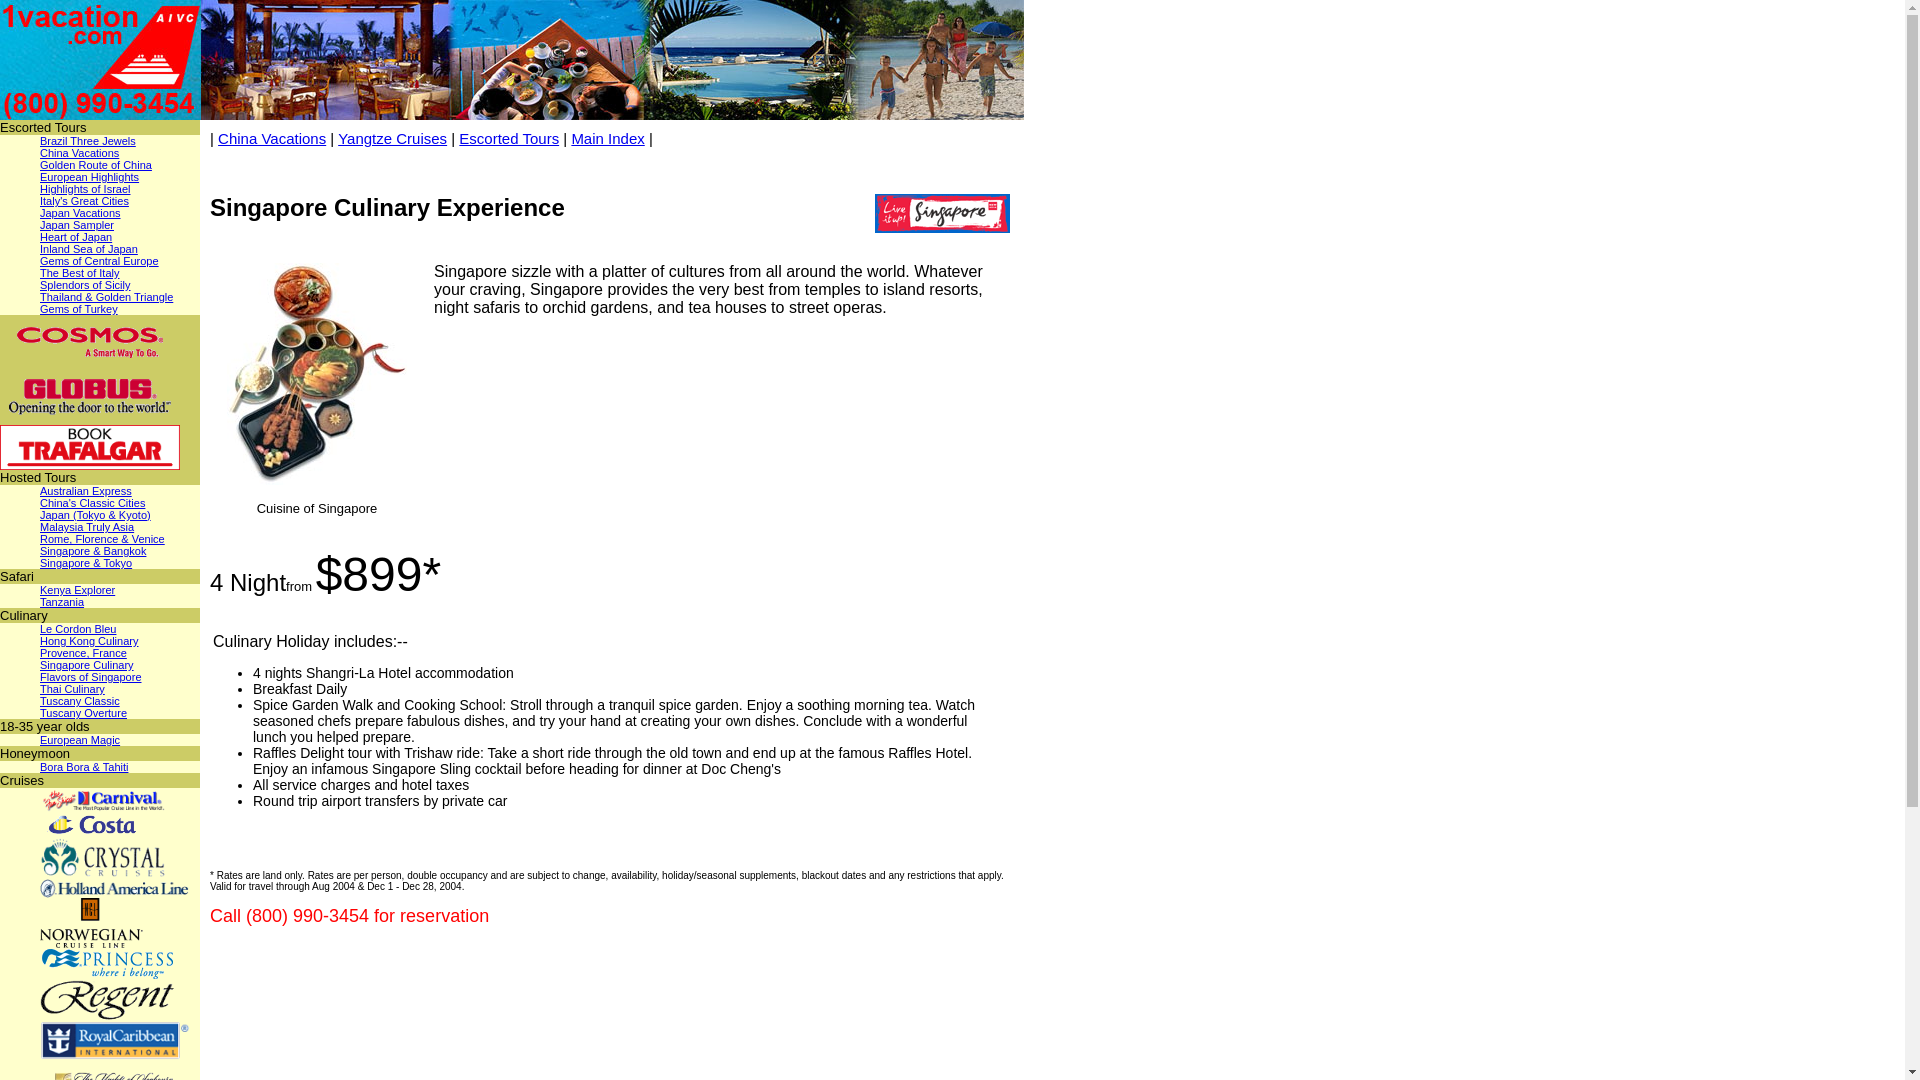 This screenshot has width=1920, height=1080. What do you see at coordinates (101, 538) in the screenshot?
I see `'Rome, Florence & Venice'` at bounding box center [101, 538].